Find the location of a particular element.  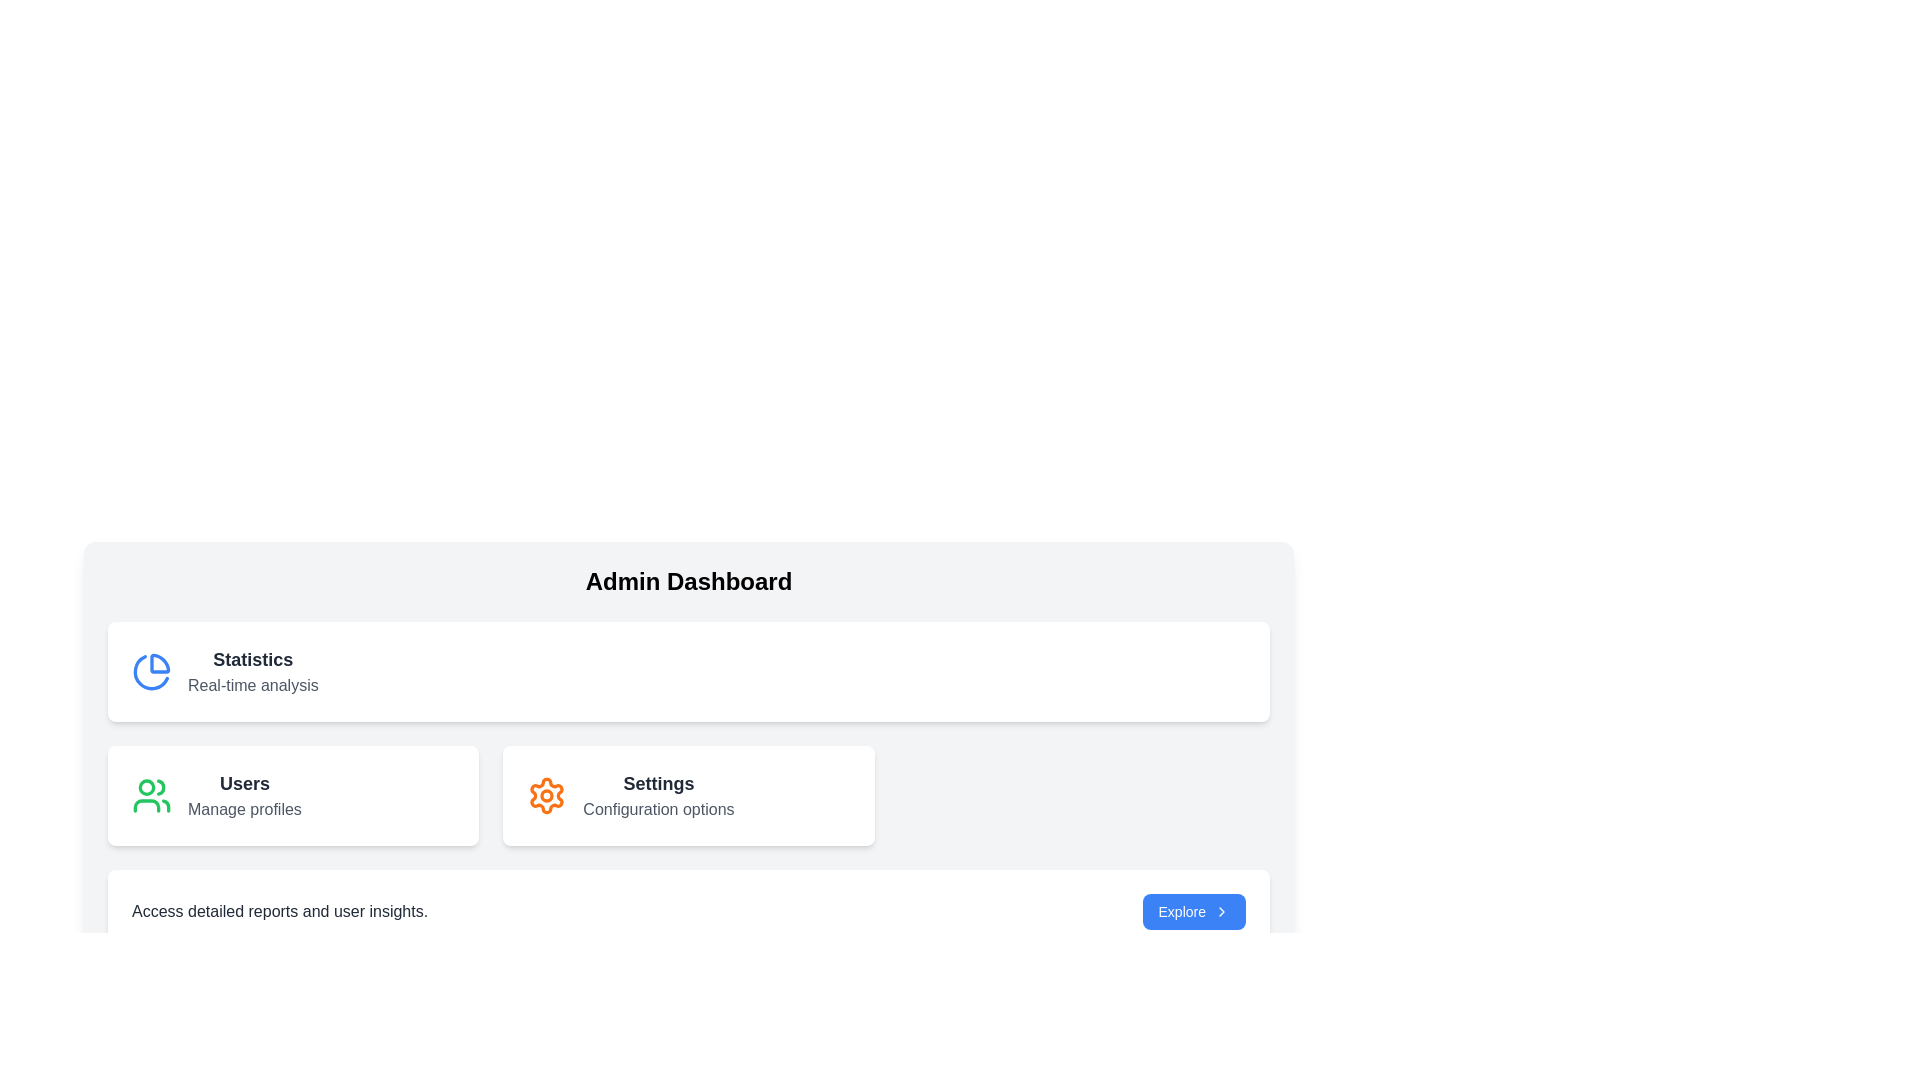

the second card in the grid layout under the 'Admin Dashboard' heading, which serves as a navigational entry point for user management is located at coordinates (292, 794).